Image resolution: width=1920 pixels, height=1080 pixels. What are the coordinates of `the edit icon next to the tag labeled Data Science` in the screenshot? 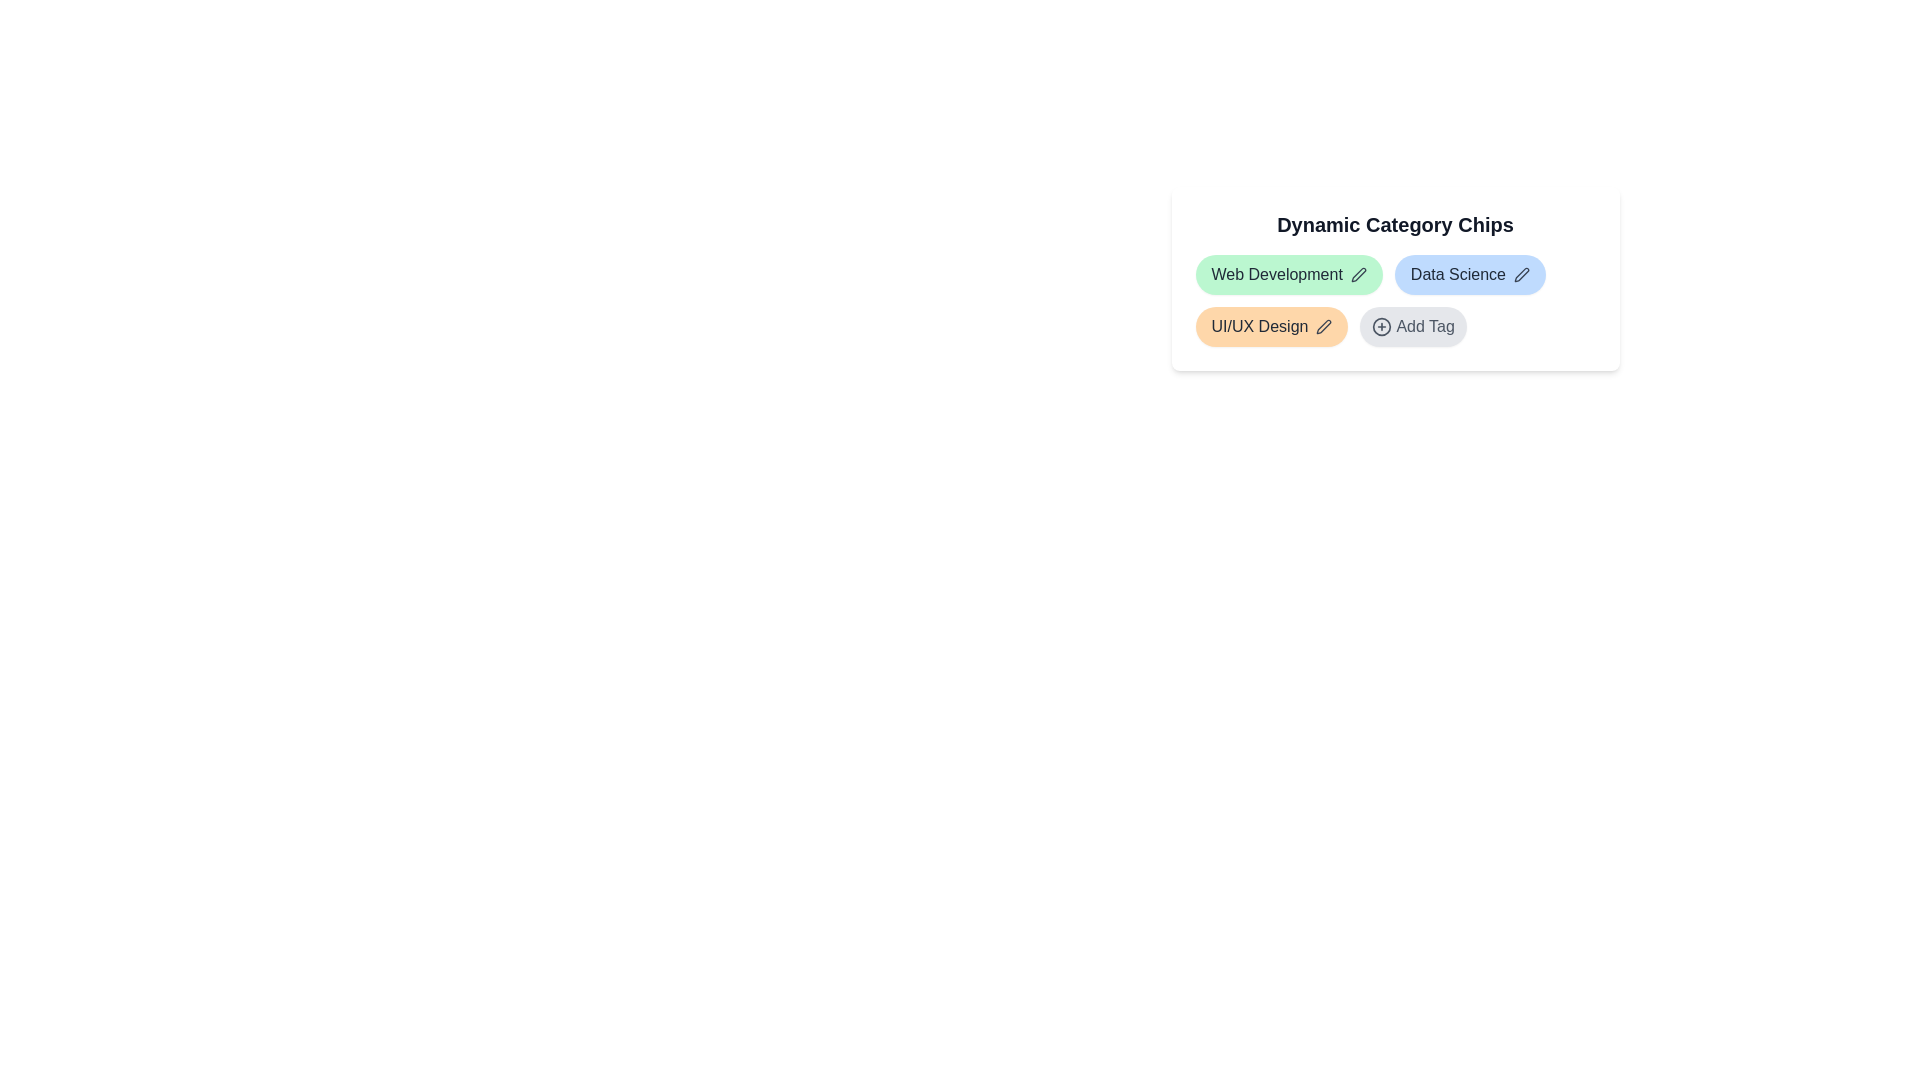 It's located at (1520, 274).